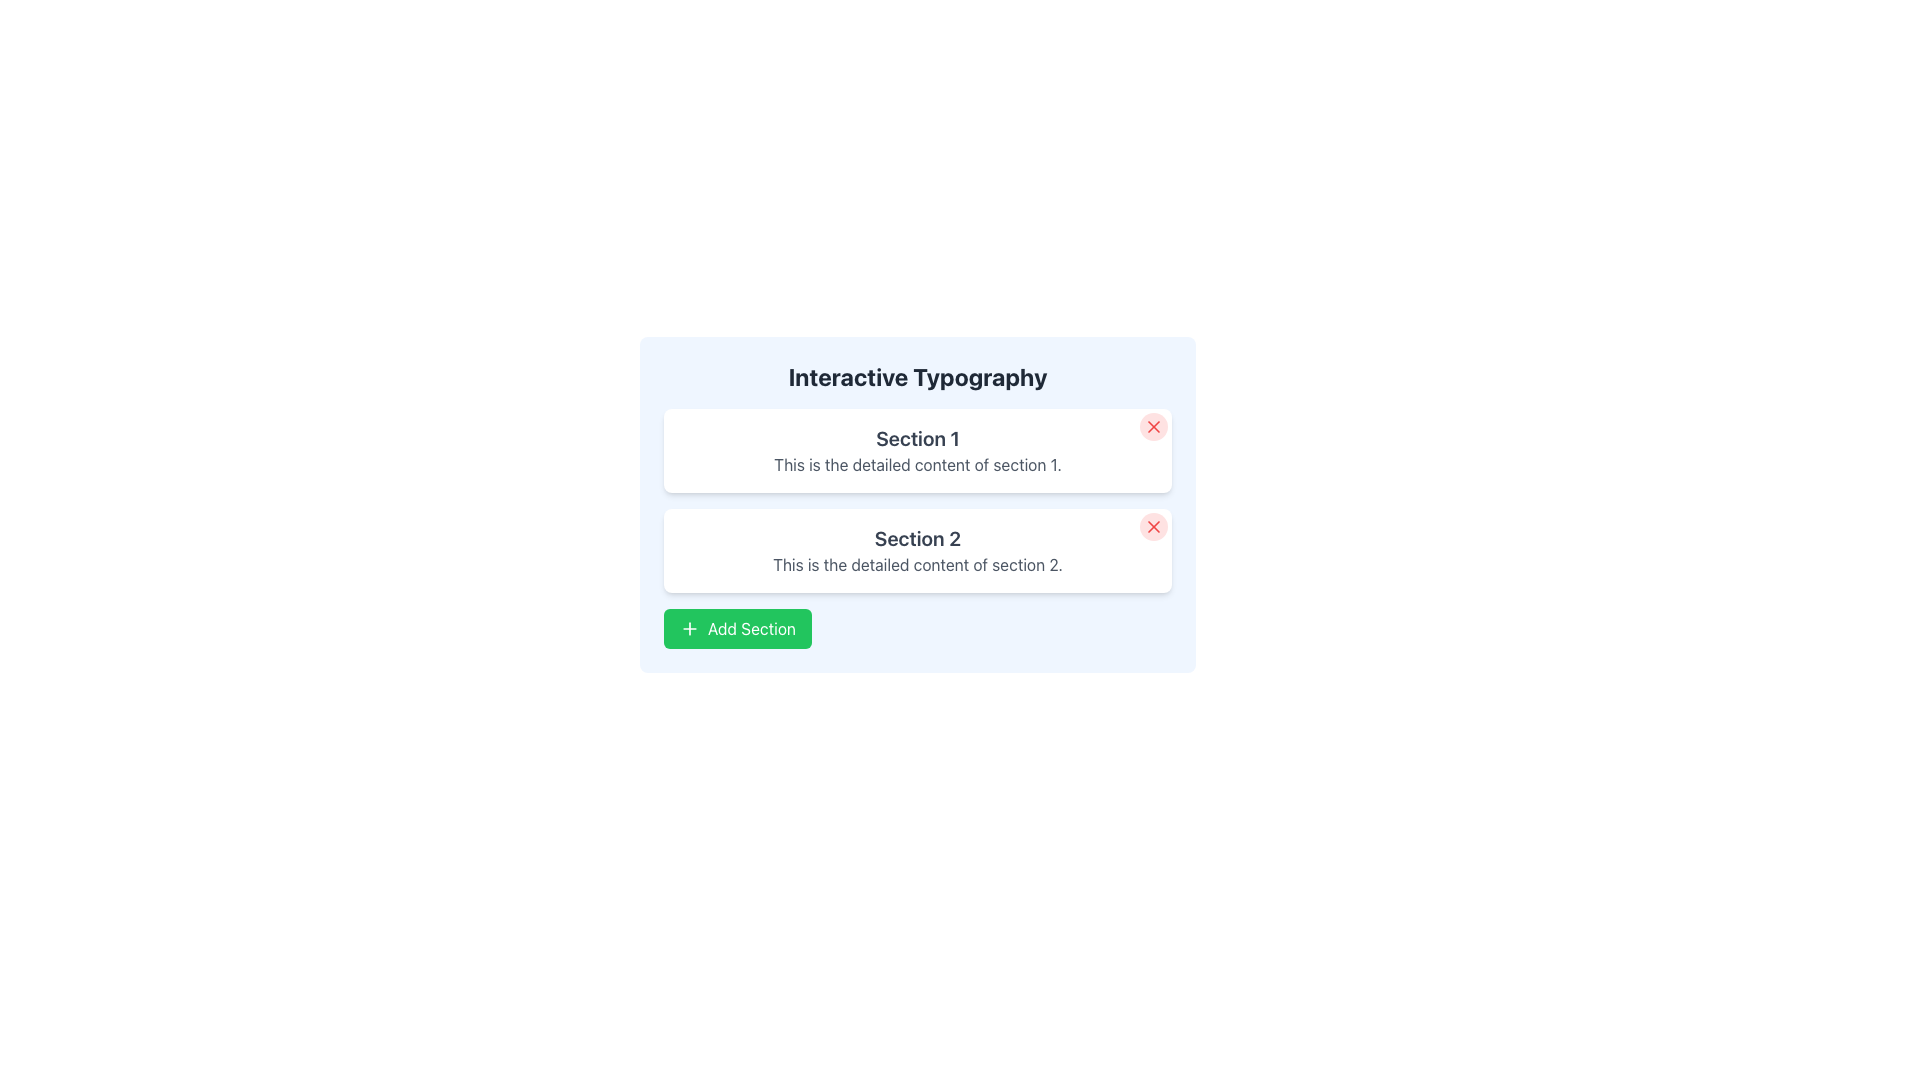  What do you see at coordinates (1153, 526) in the screenshot?
I see `the close icon button located in the top-right corner of the 'Section 2' box` at bounding box center [1153, 526].